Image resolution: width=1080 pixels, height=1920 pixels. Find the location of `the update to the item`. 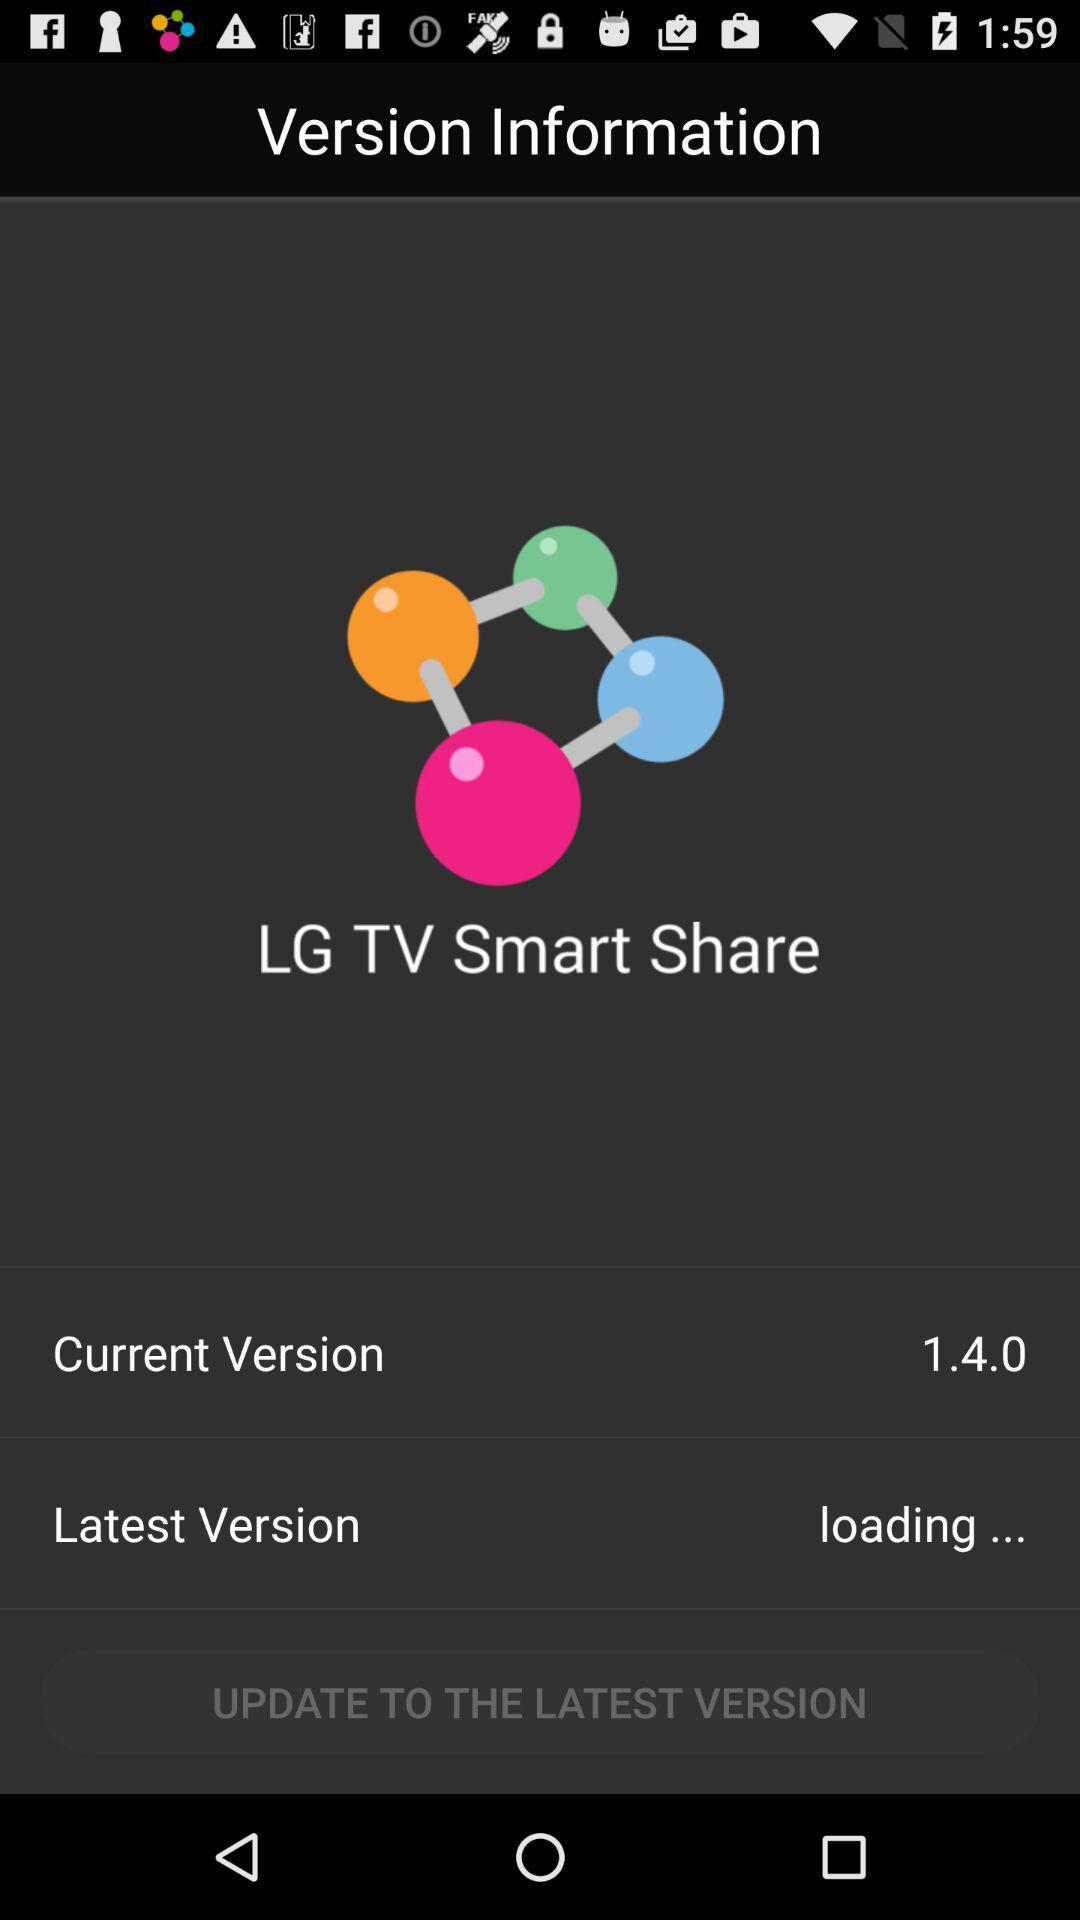

the update to the item is located at coordinates (540, 1700).